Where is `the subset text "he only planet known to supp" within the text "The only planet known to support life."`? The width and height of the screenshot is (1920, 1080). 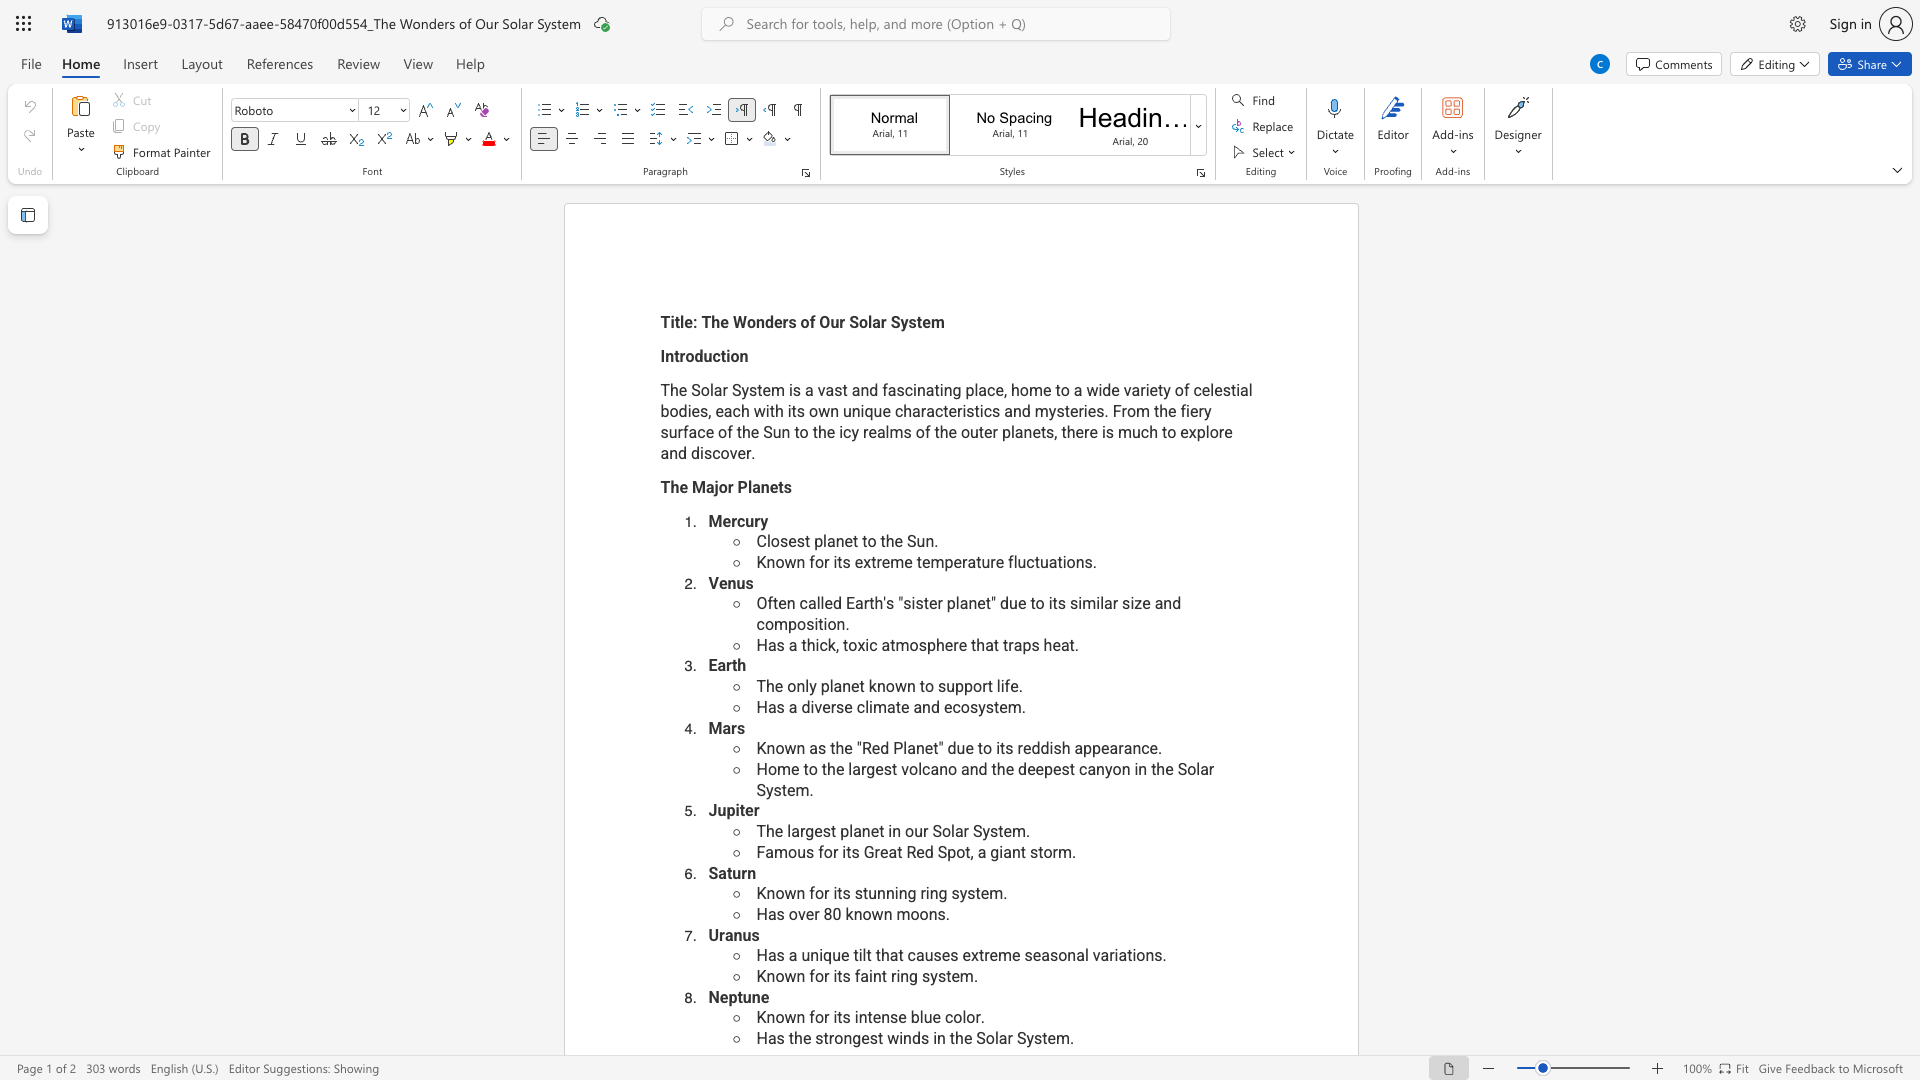 the subset text "he only planet known to supp" within the text "The only planet known to support life." is located at coordinates (765, 685).